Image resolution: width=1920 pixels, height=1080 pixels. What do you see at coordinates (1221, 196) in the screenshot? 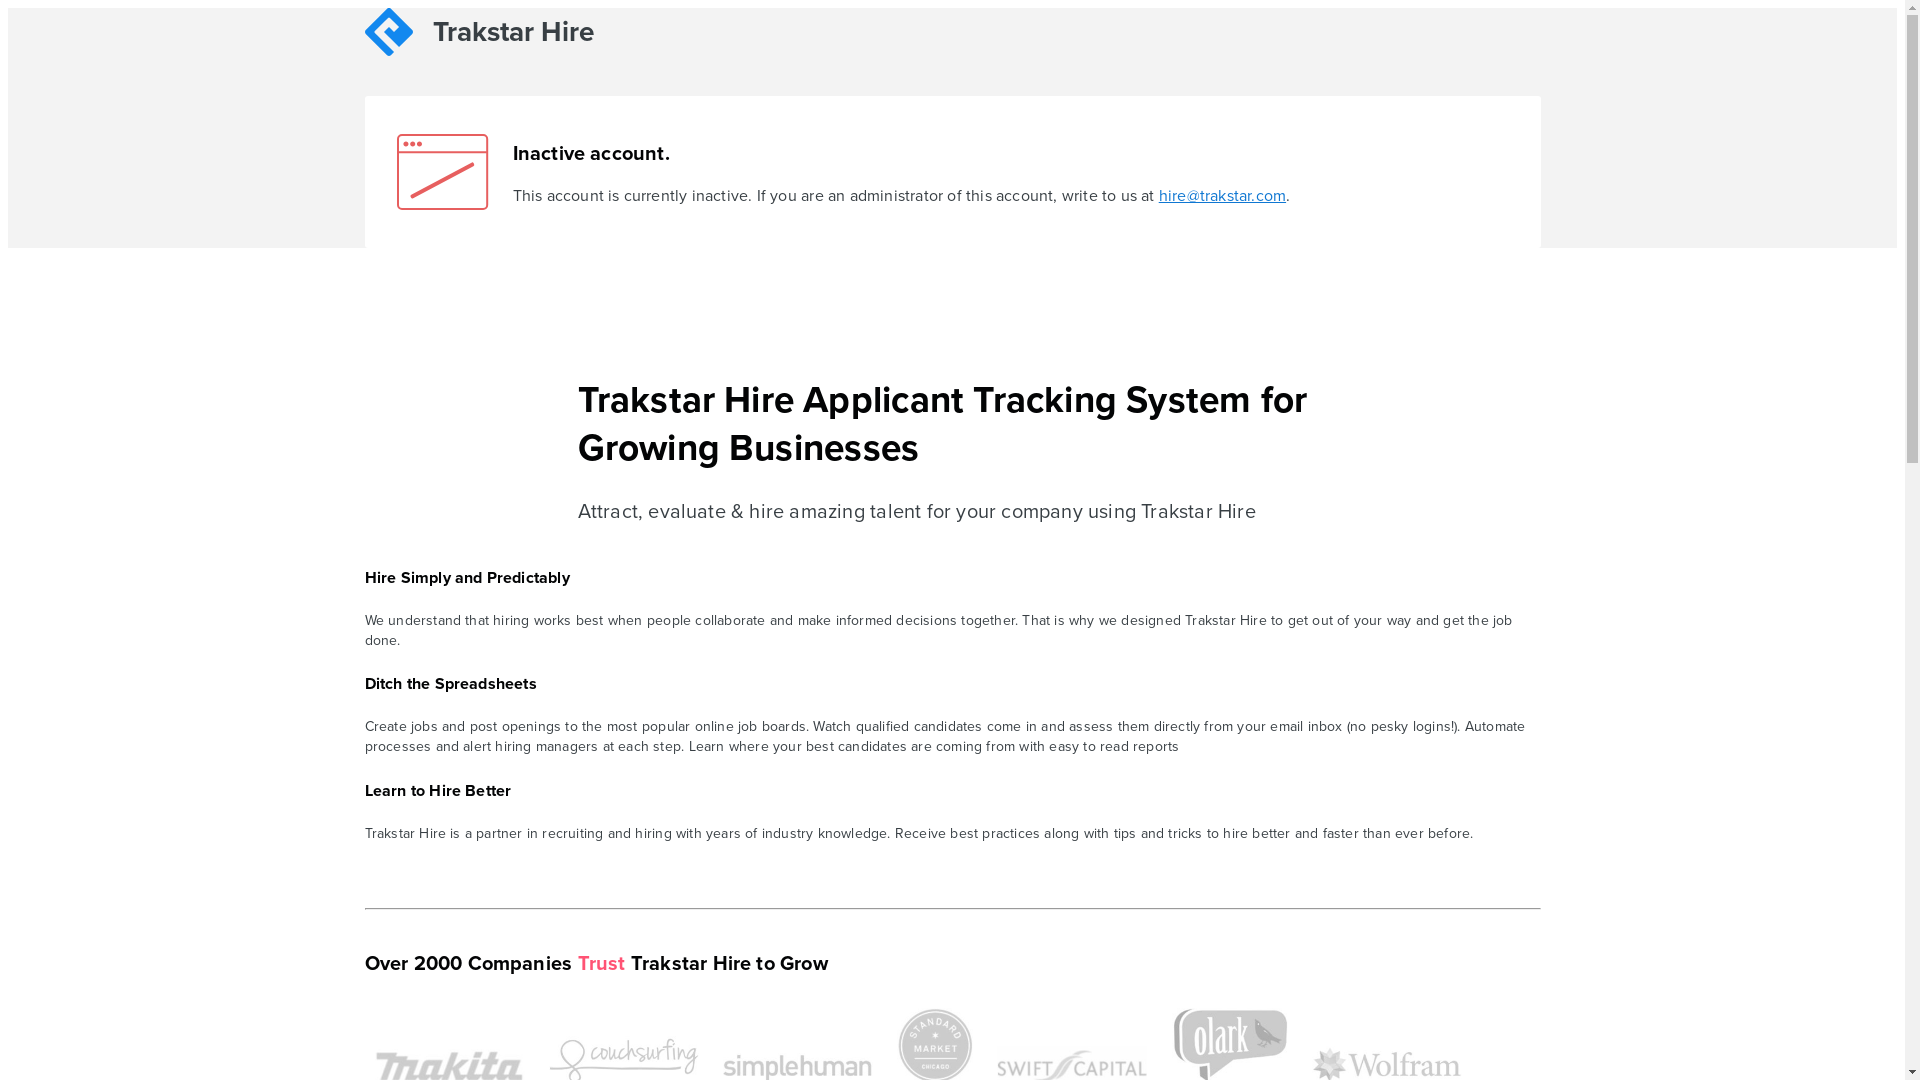
I see `'hire@trakstar.com'` at bounding box center [1221, 196].